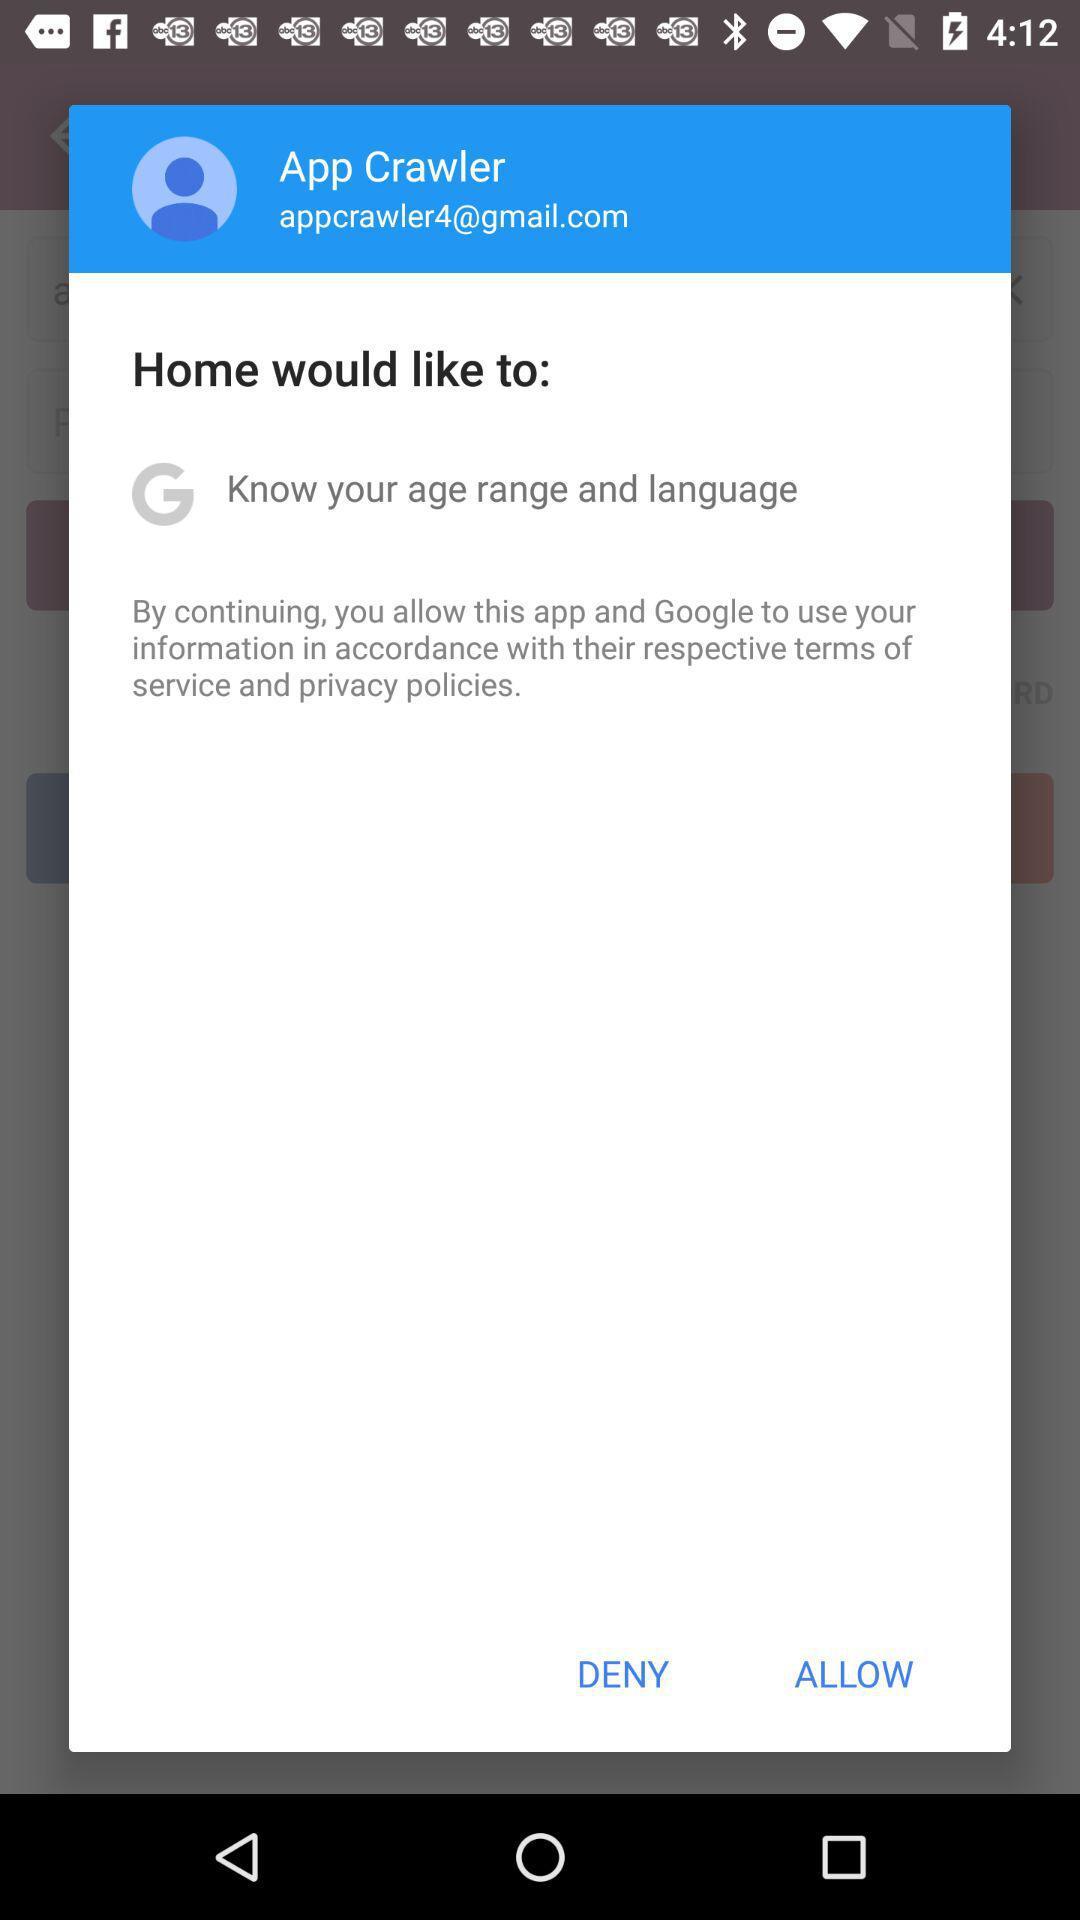  What do you see at coordinates (621, 1673) in the screenshot?
I see `the button to the left of allow item` at bounding box center [621, 1673].